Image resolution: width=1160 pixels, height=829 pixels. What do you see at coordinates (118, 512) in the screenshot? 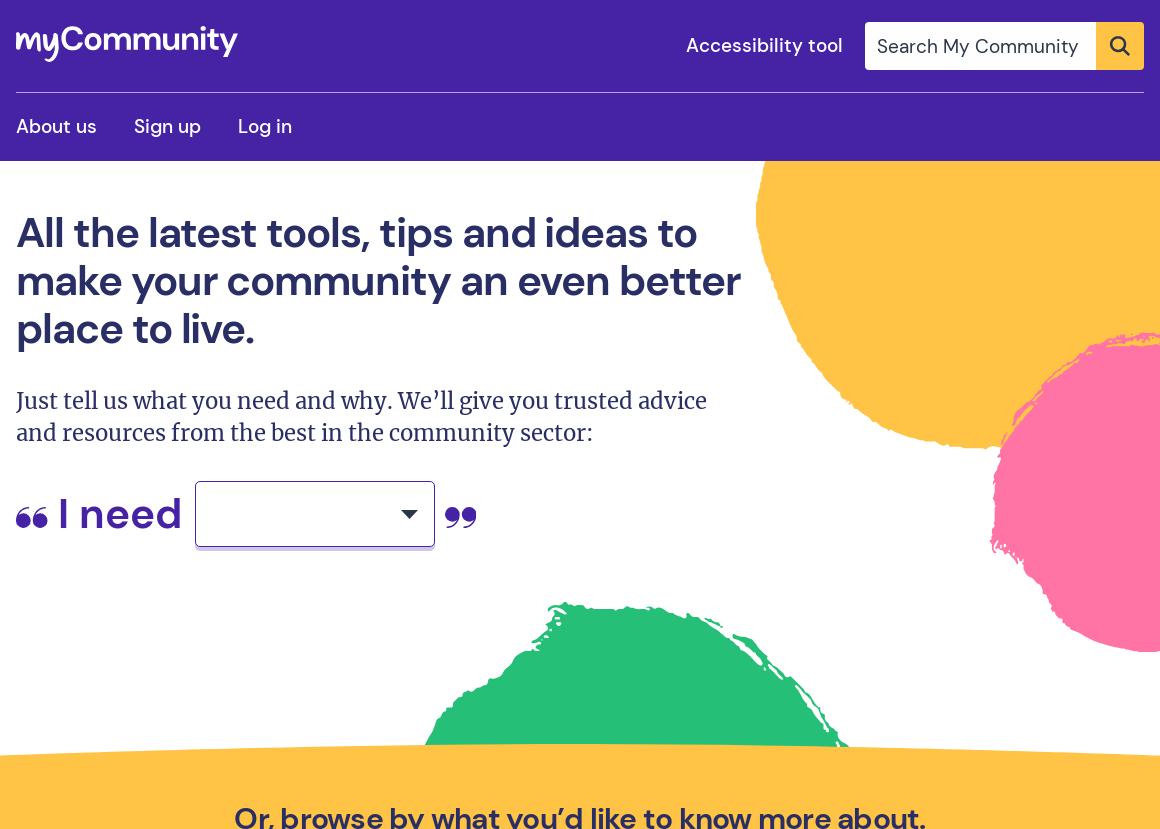
I see `'I need'` at bounding box center [118, 512].